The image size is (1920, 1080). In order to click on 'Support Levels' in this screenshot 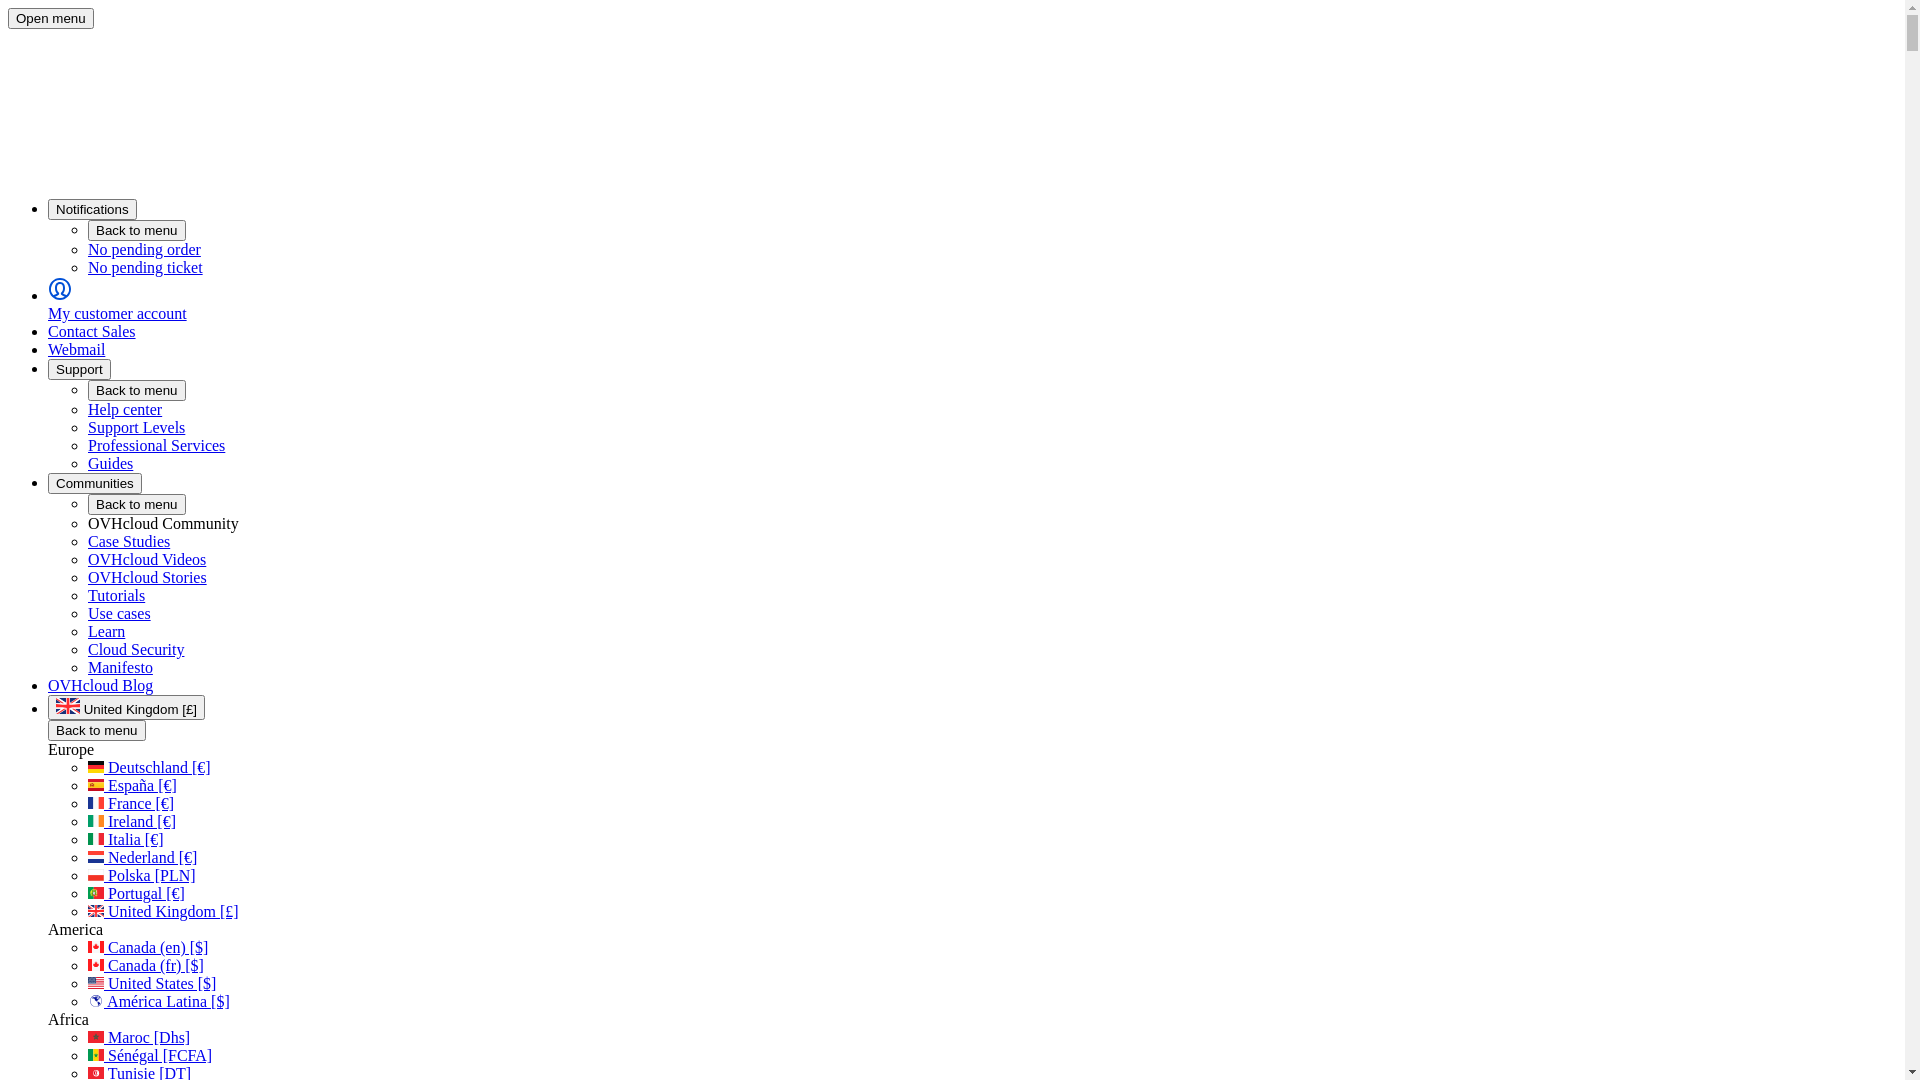, I will do `click(135, 426)`.